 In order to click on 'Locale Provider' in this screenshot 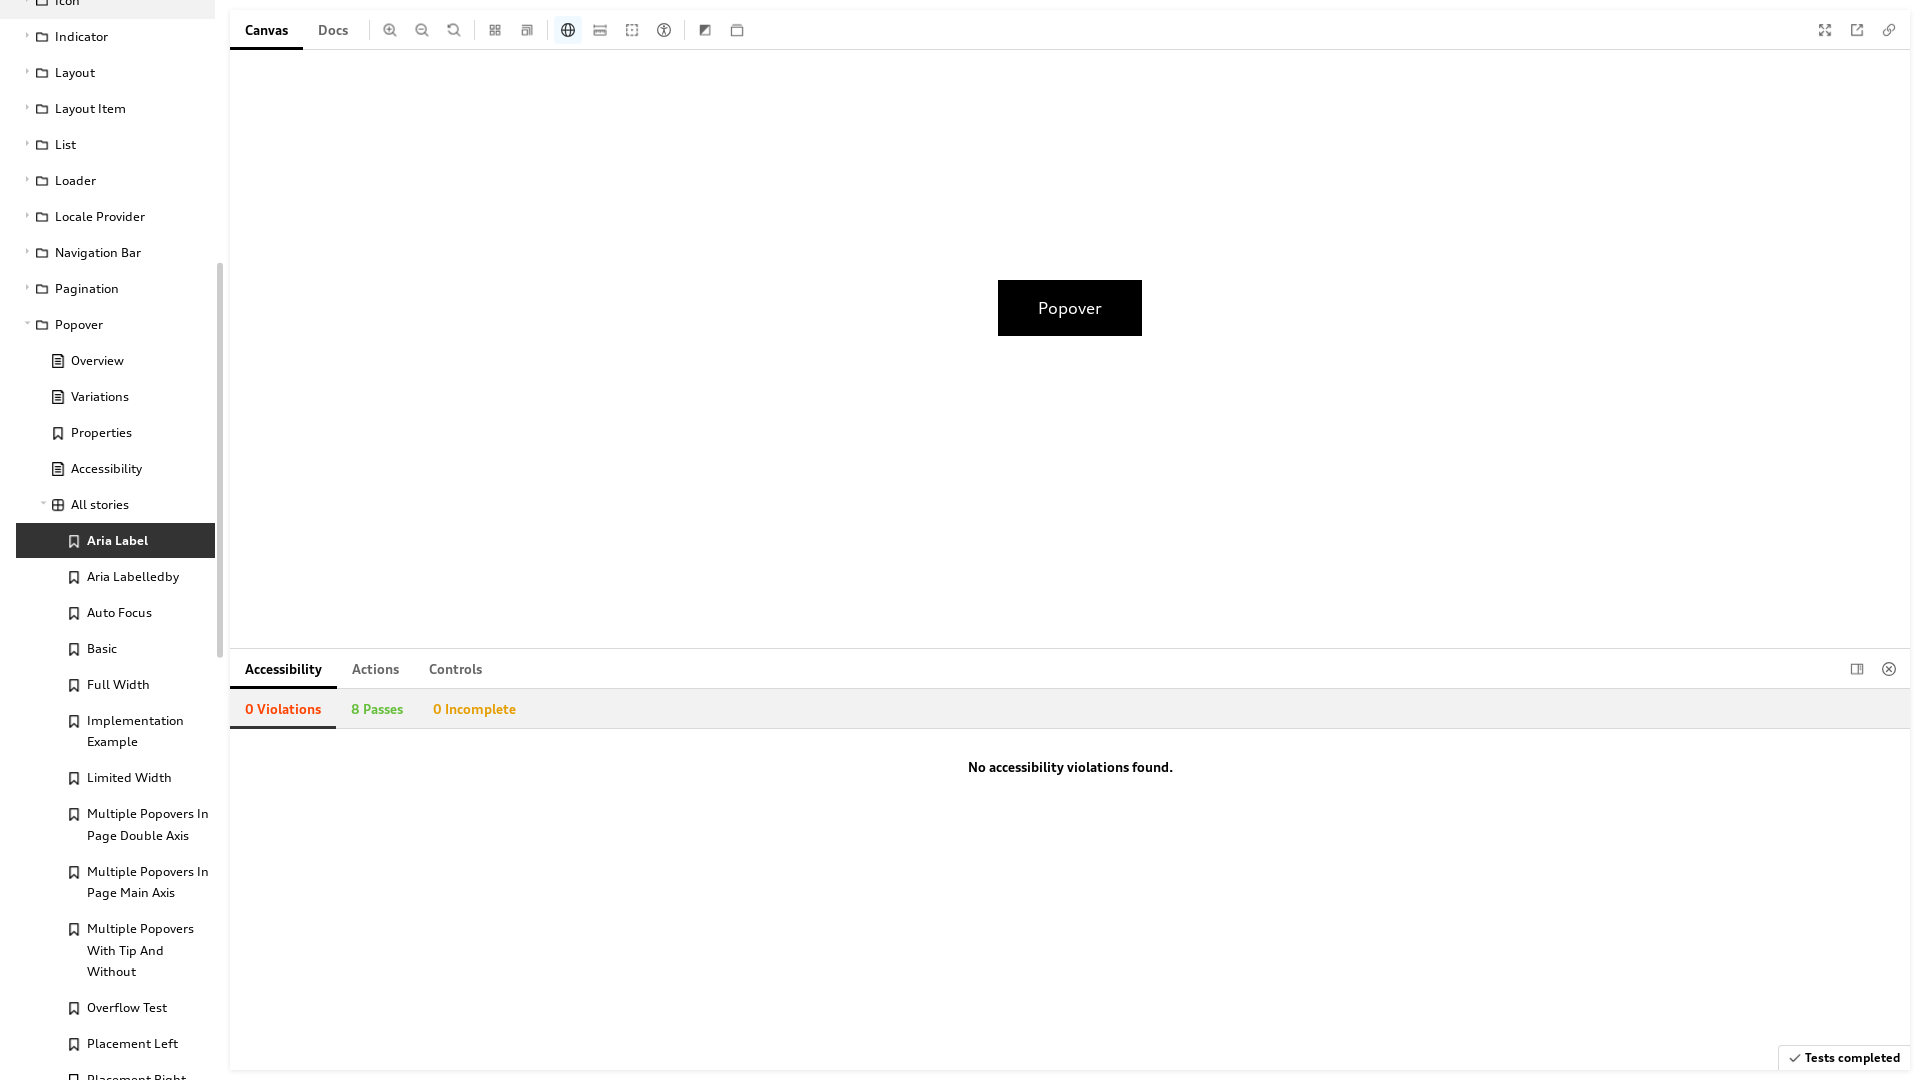, I will do `click(106, 216)`.